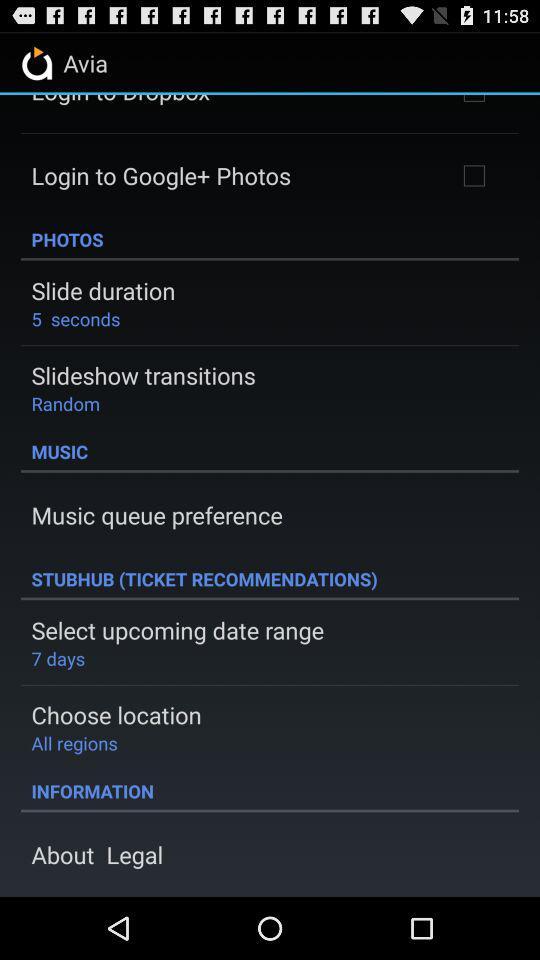  Describe the element at coordinates (74, 318) in the screenshot. I see `5  seconds app` at that location.